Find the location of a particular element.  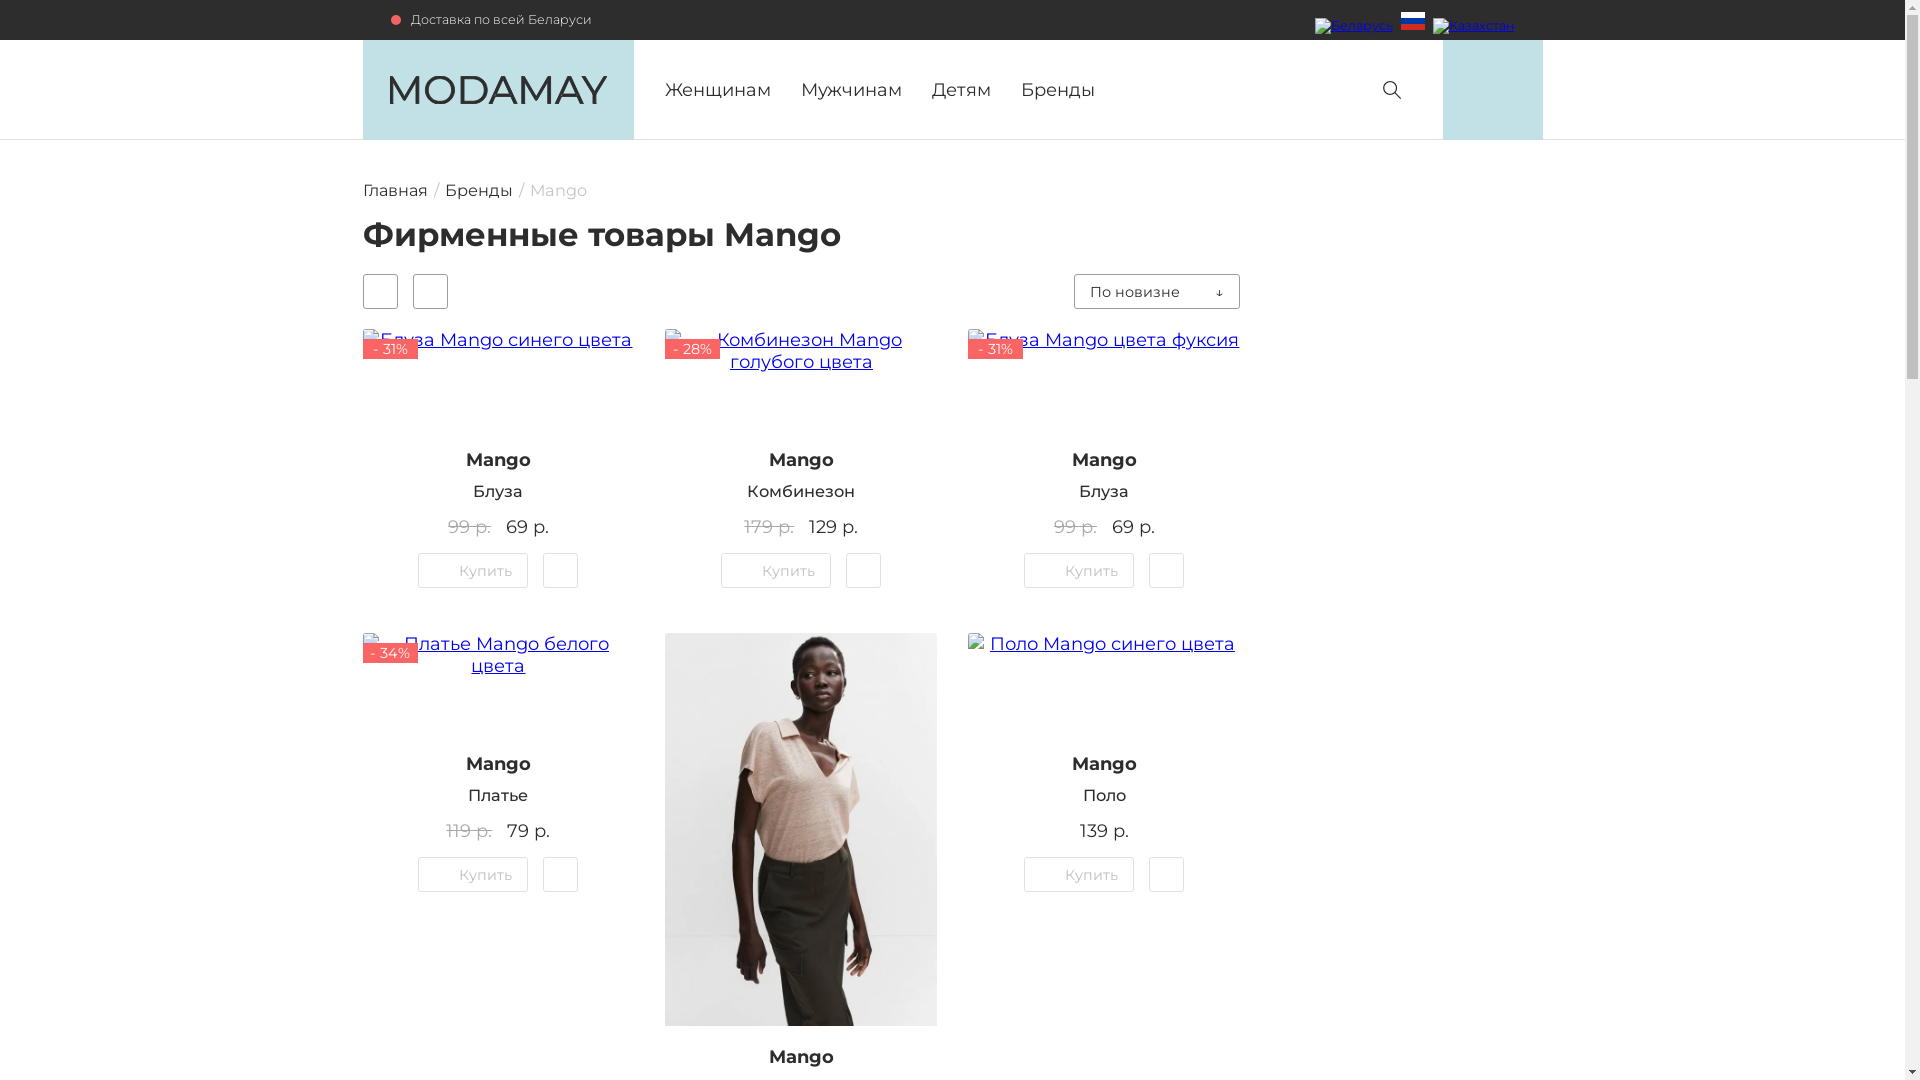

'Mango' is located at coordinates (801, 459).